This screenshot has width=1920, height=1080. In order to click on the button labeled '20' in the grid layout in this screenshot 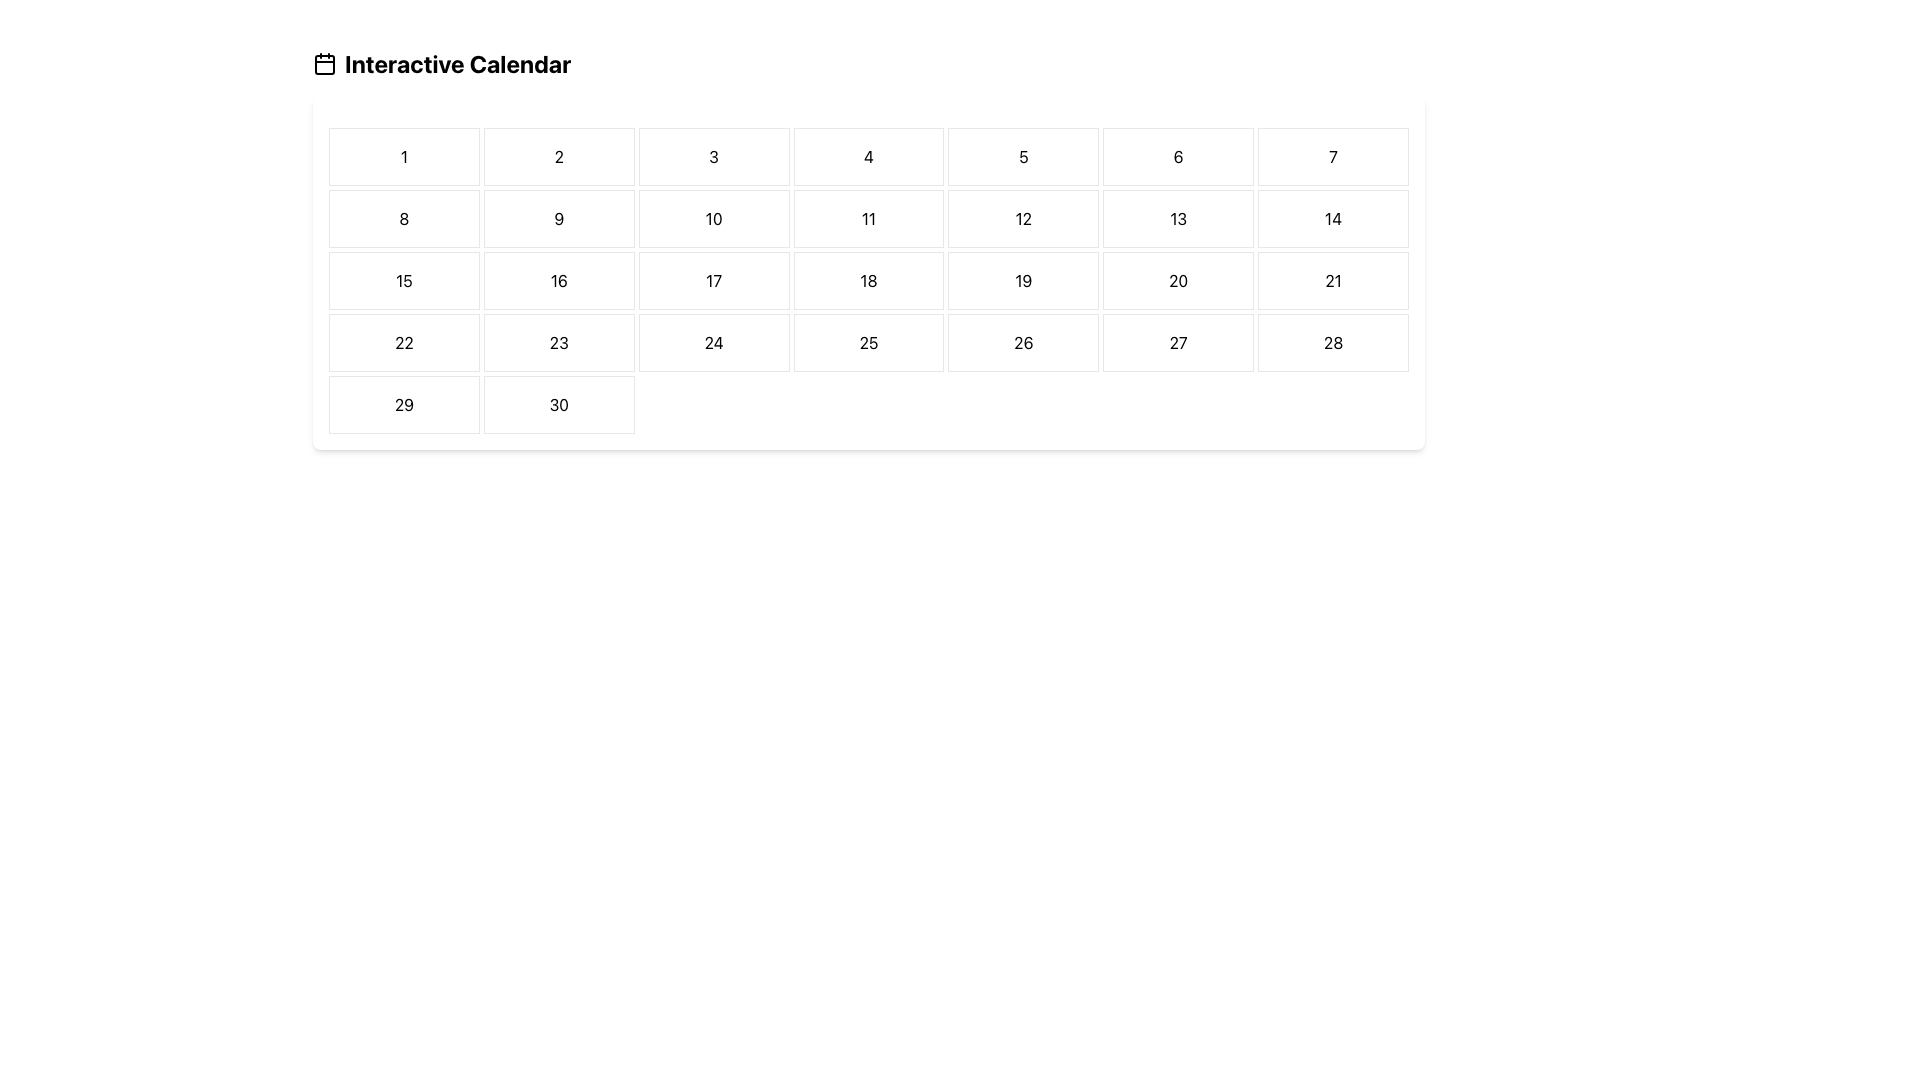, I will do `click(1178, 281)`.